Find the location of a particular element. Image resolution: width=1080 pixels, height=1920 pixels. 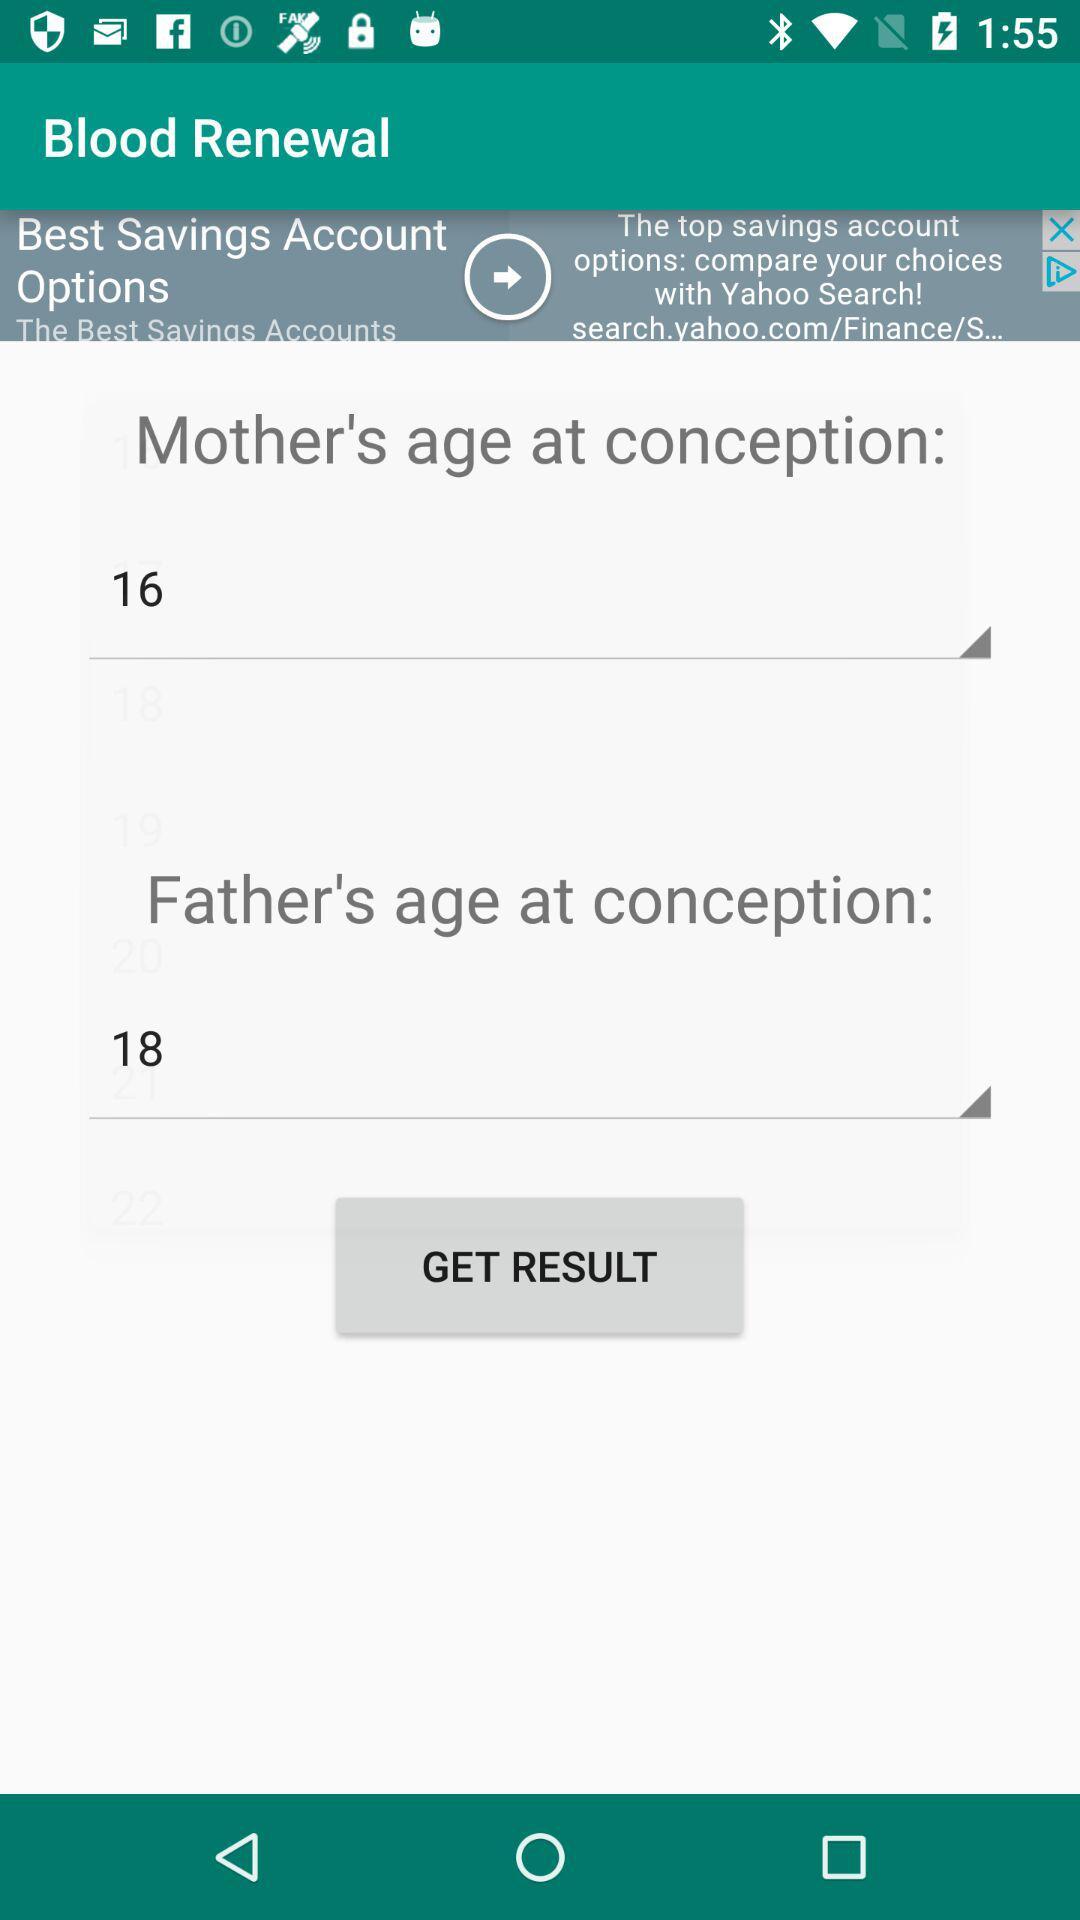

web add is located at coordinates (540, 274).